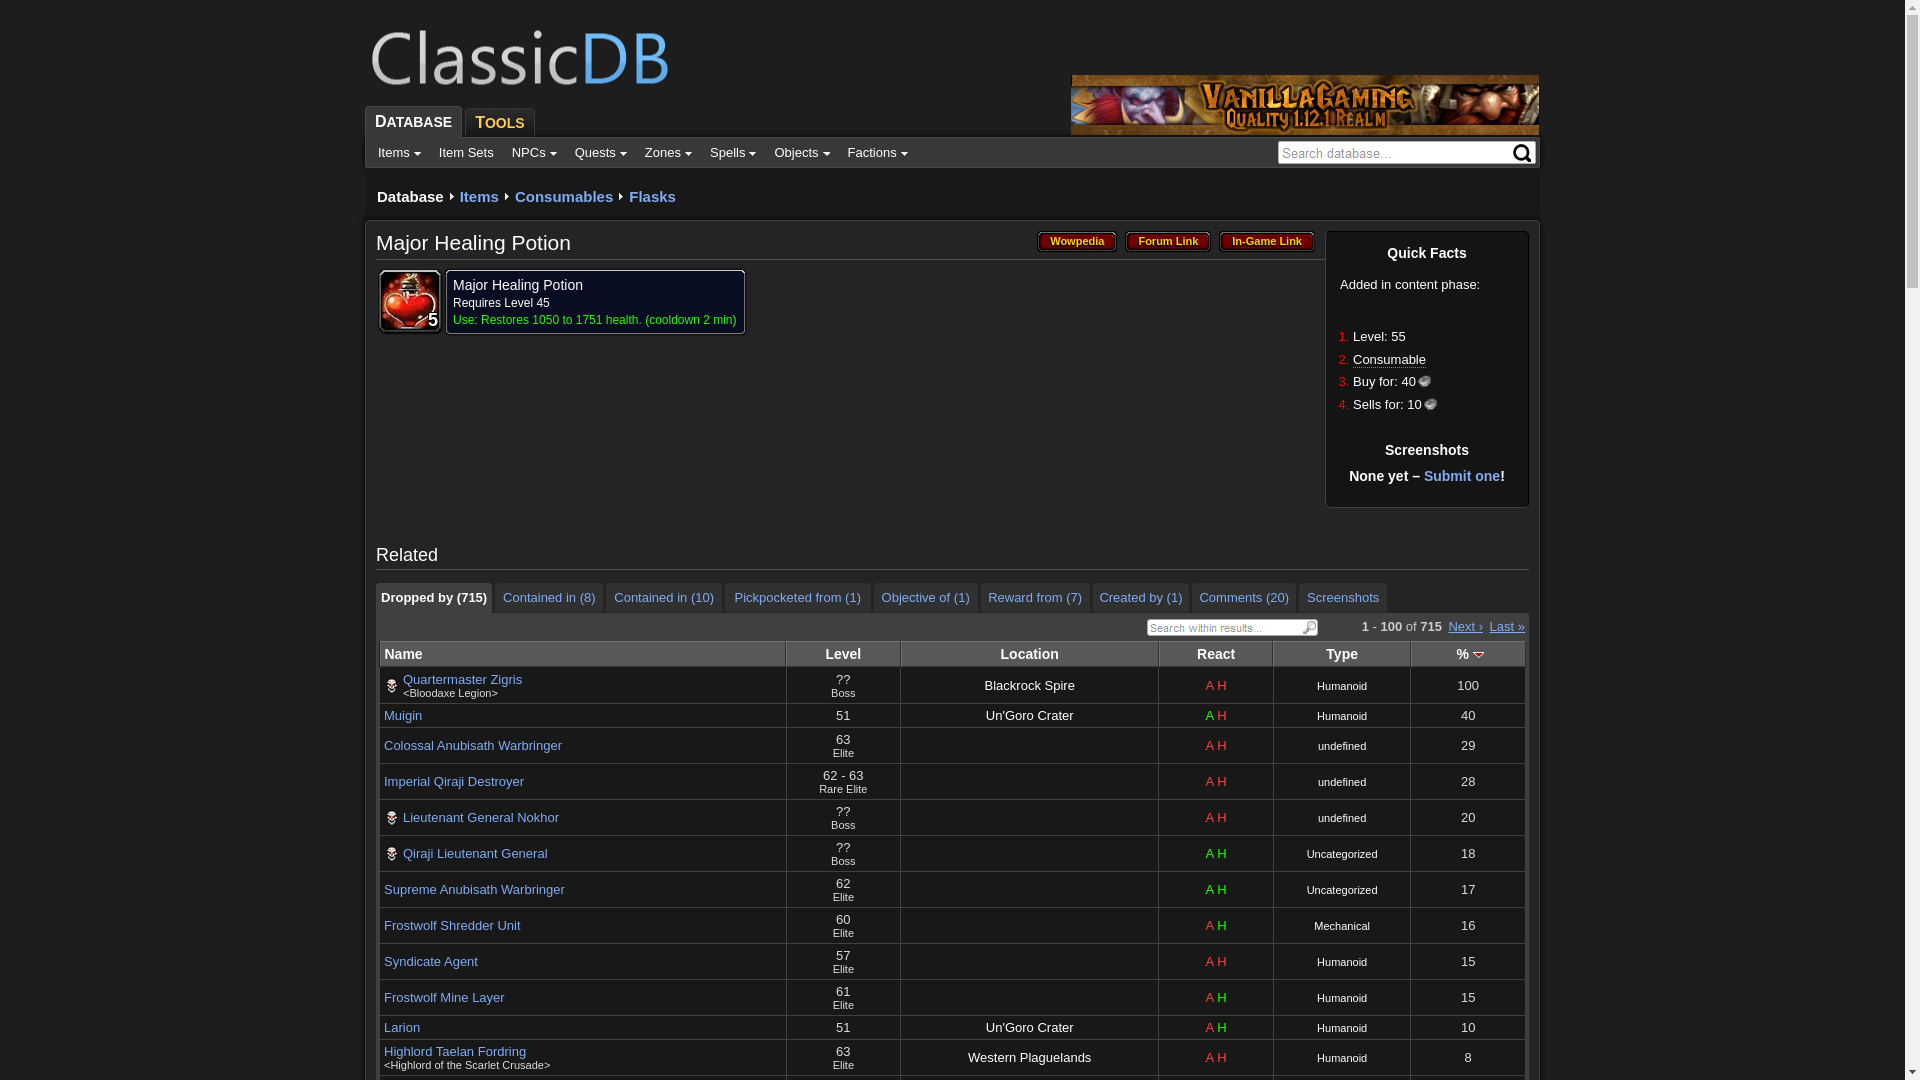  Describe the element at coordinates (480, 817) in the screenshot. I see `'Lieutenant General Nokhor'` at that location.